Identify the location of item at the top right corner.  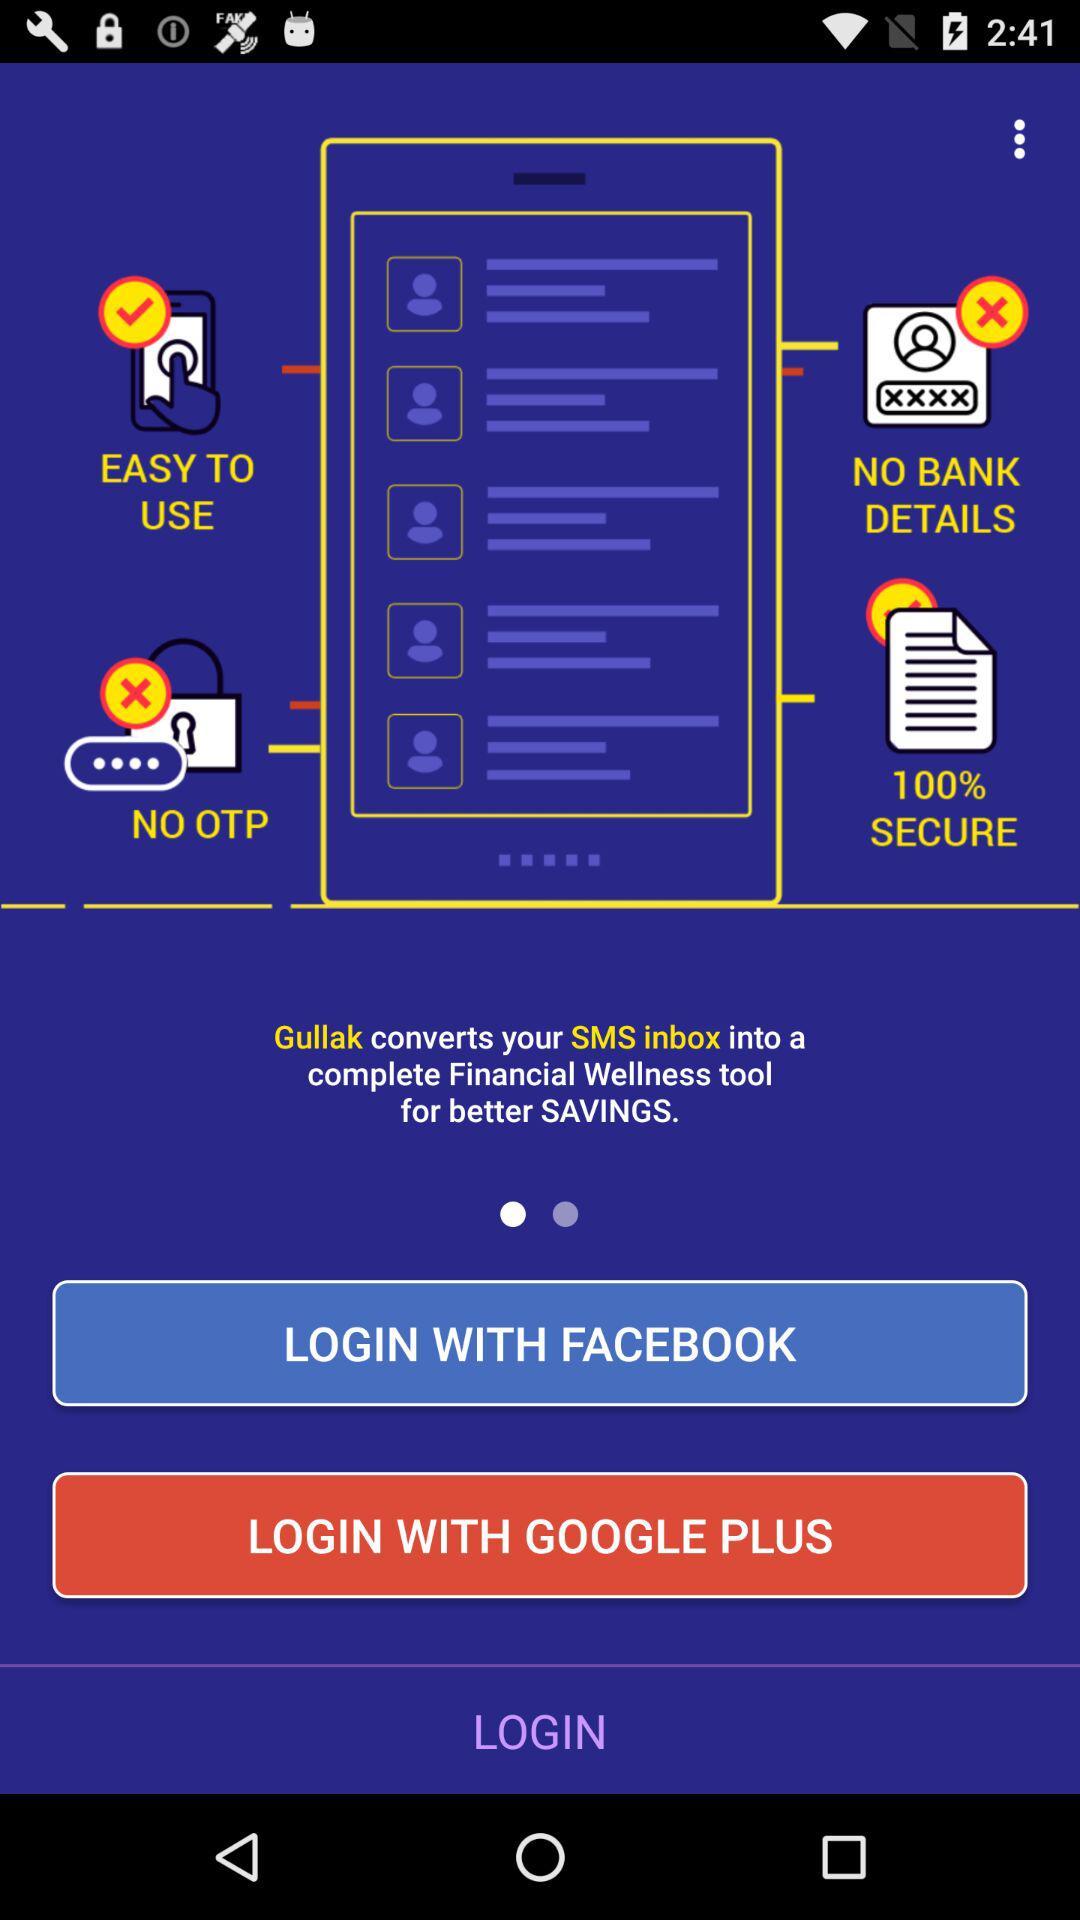
(1019, 138).